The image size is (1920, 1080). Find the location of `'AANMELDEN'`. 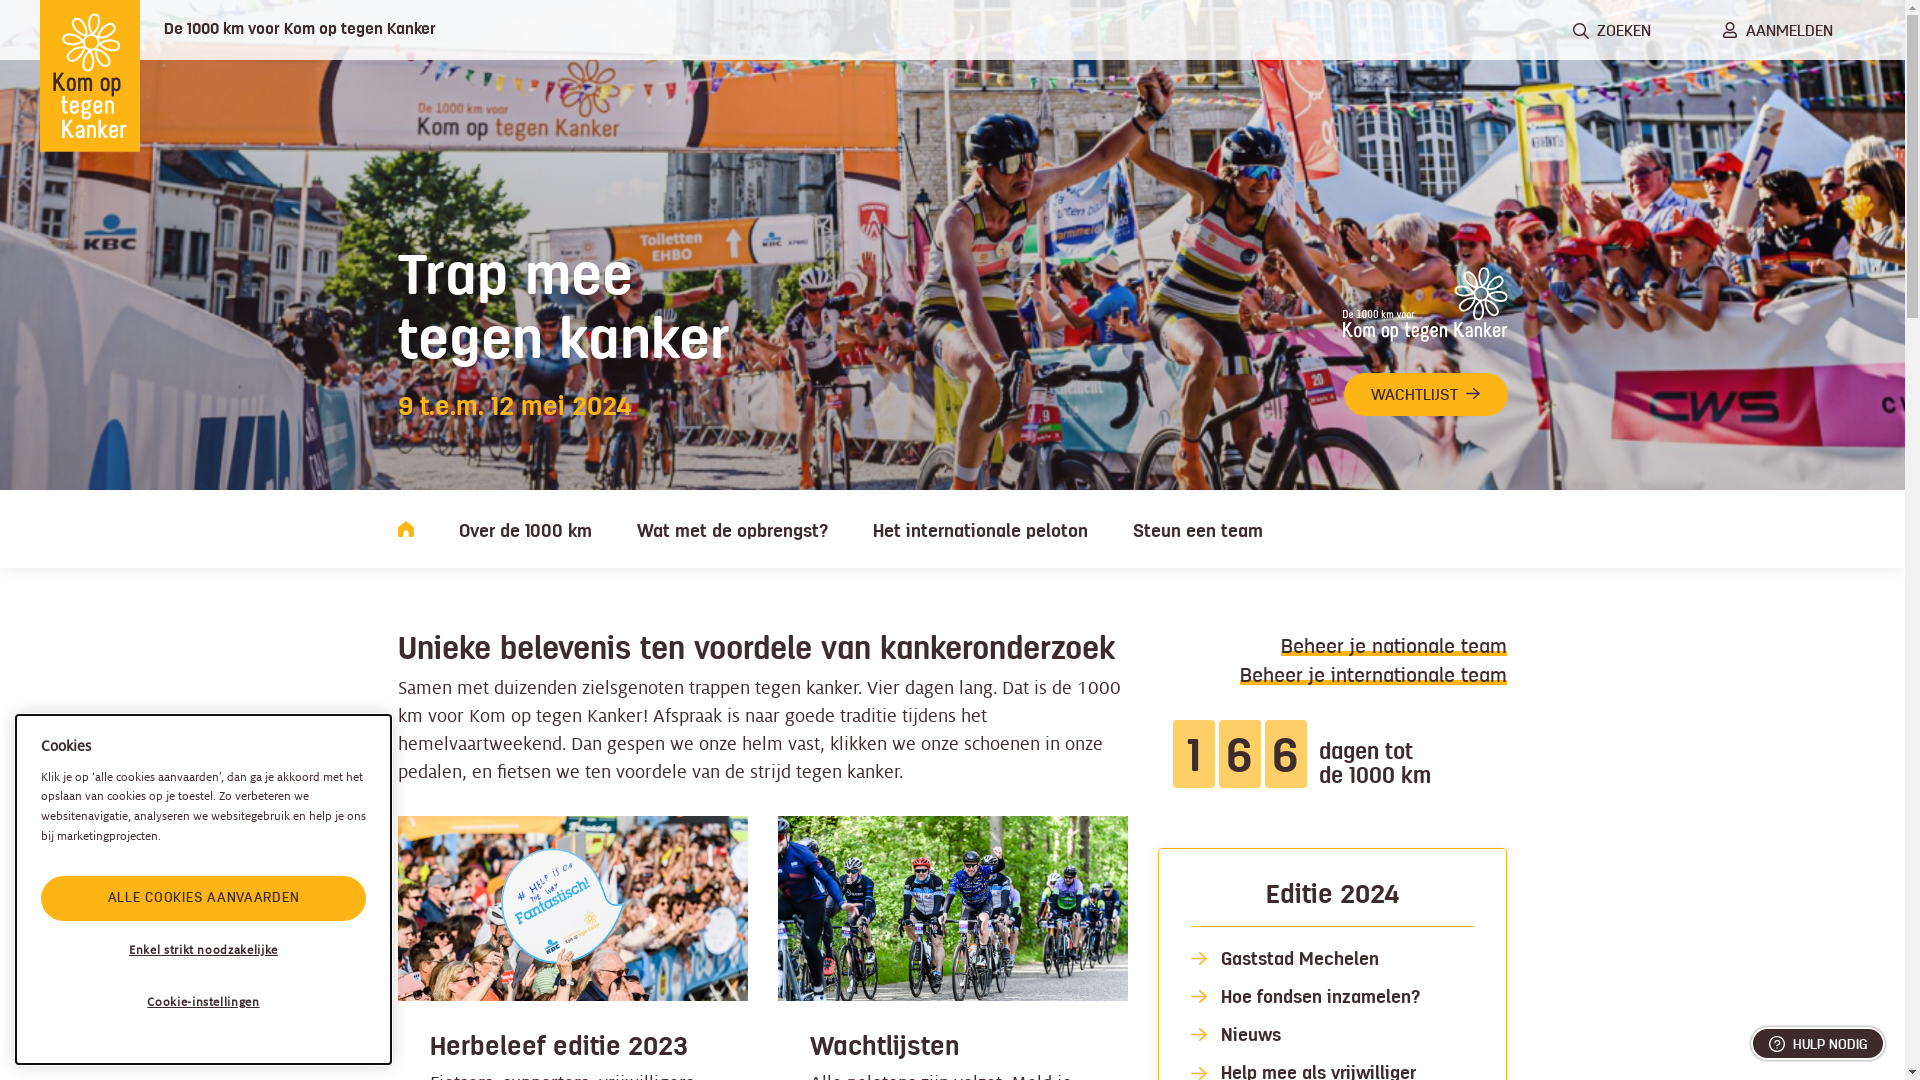

'AANMELDEN' is located at coordinates (1778, 30).